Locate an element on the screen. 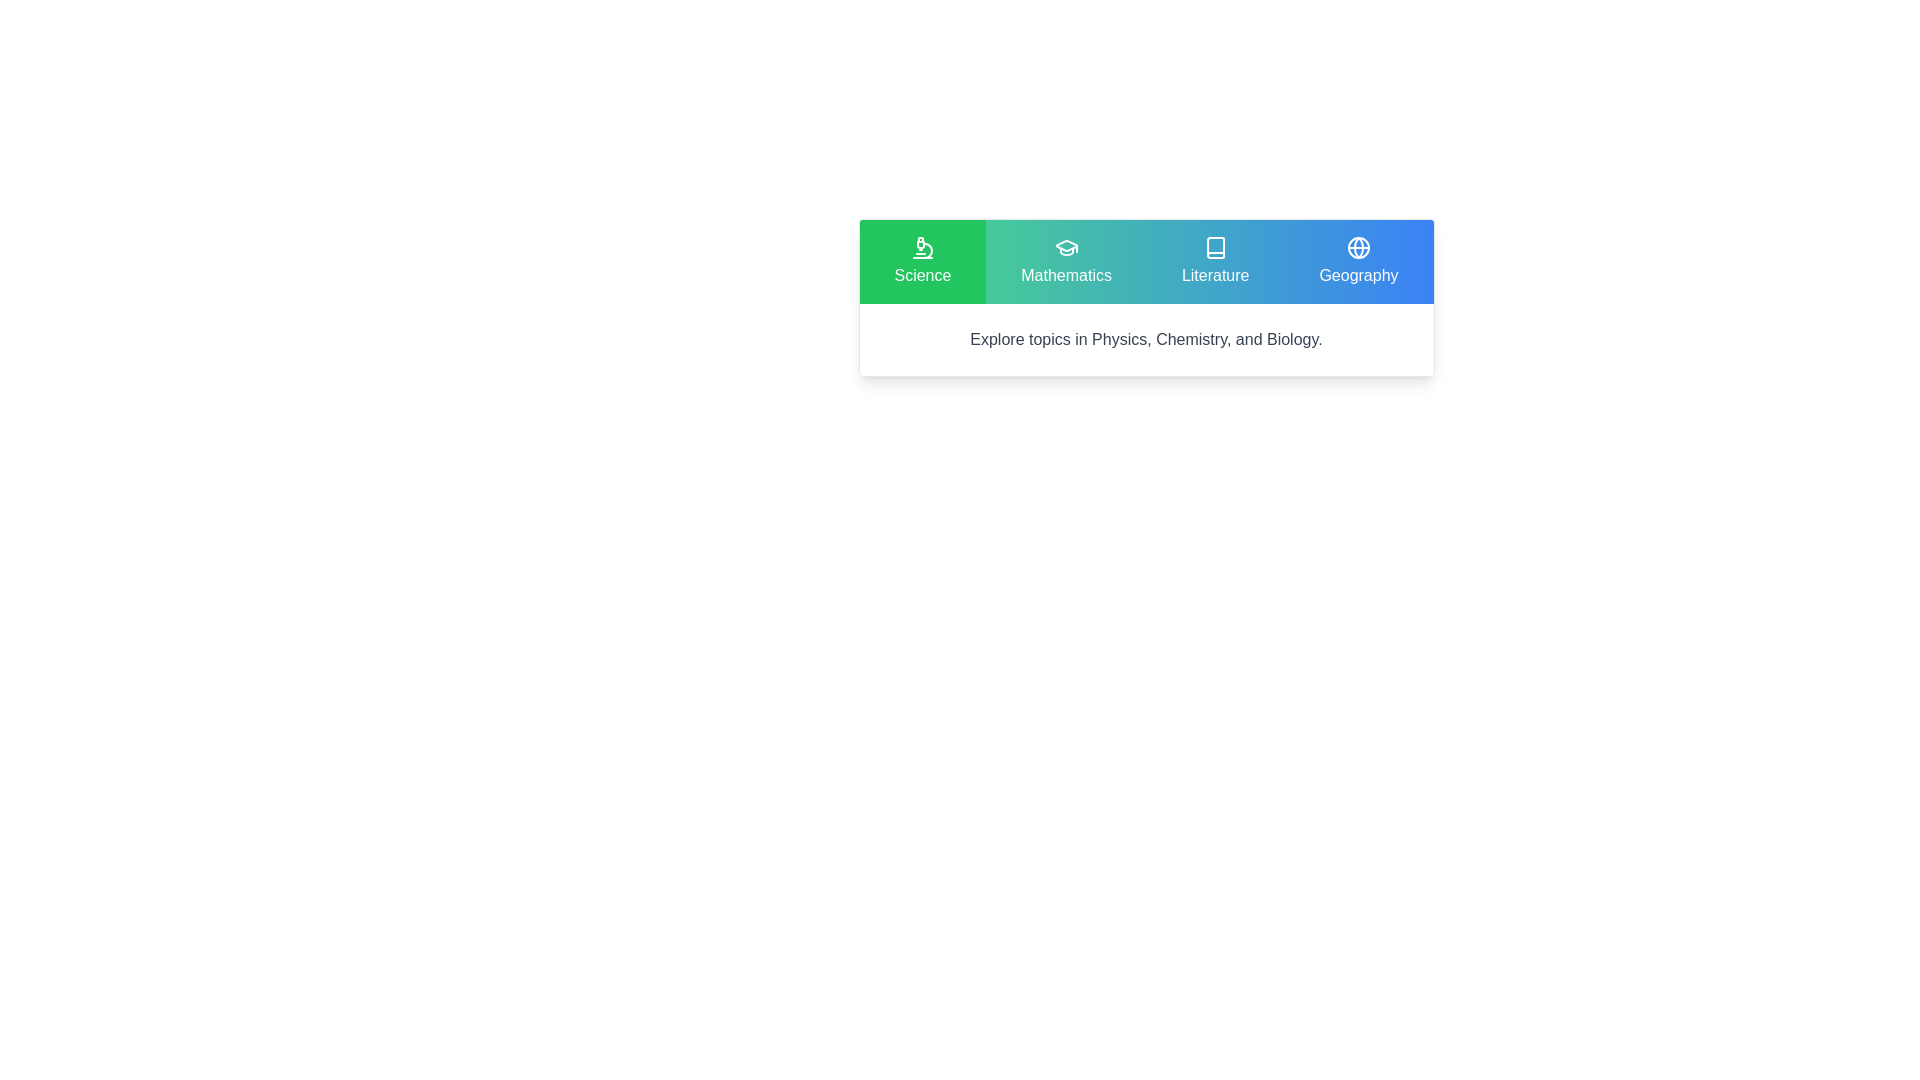  the category links in the card with navigation links and descriptive text is located at coordinates (1146, 297).